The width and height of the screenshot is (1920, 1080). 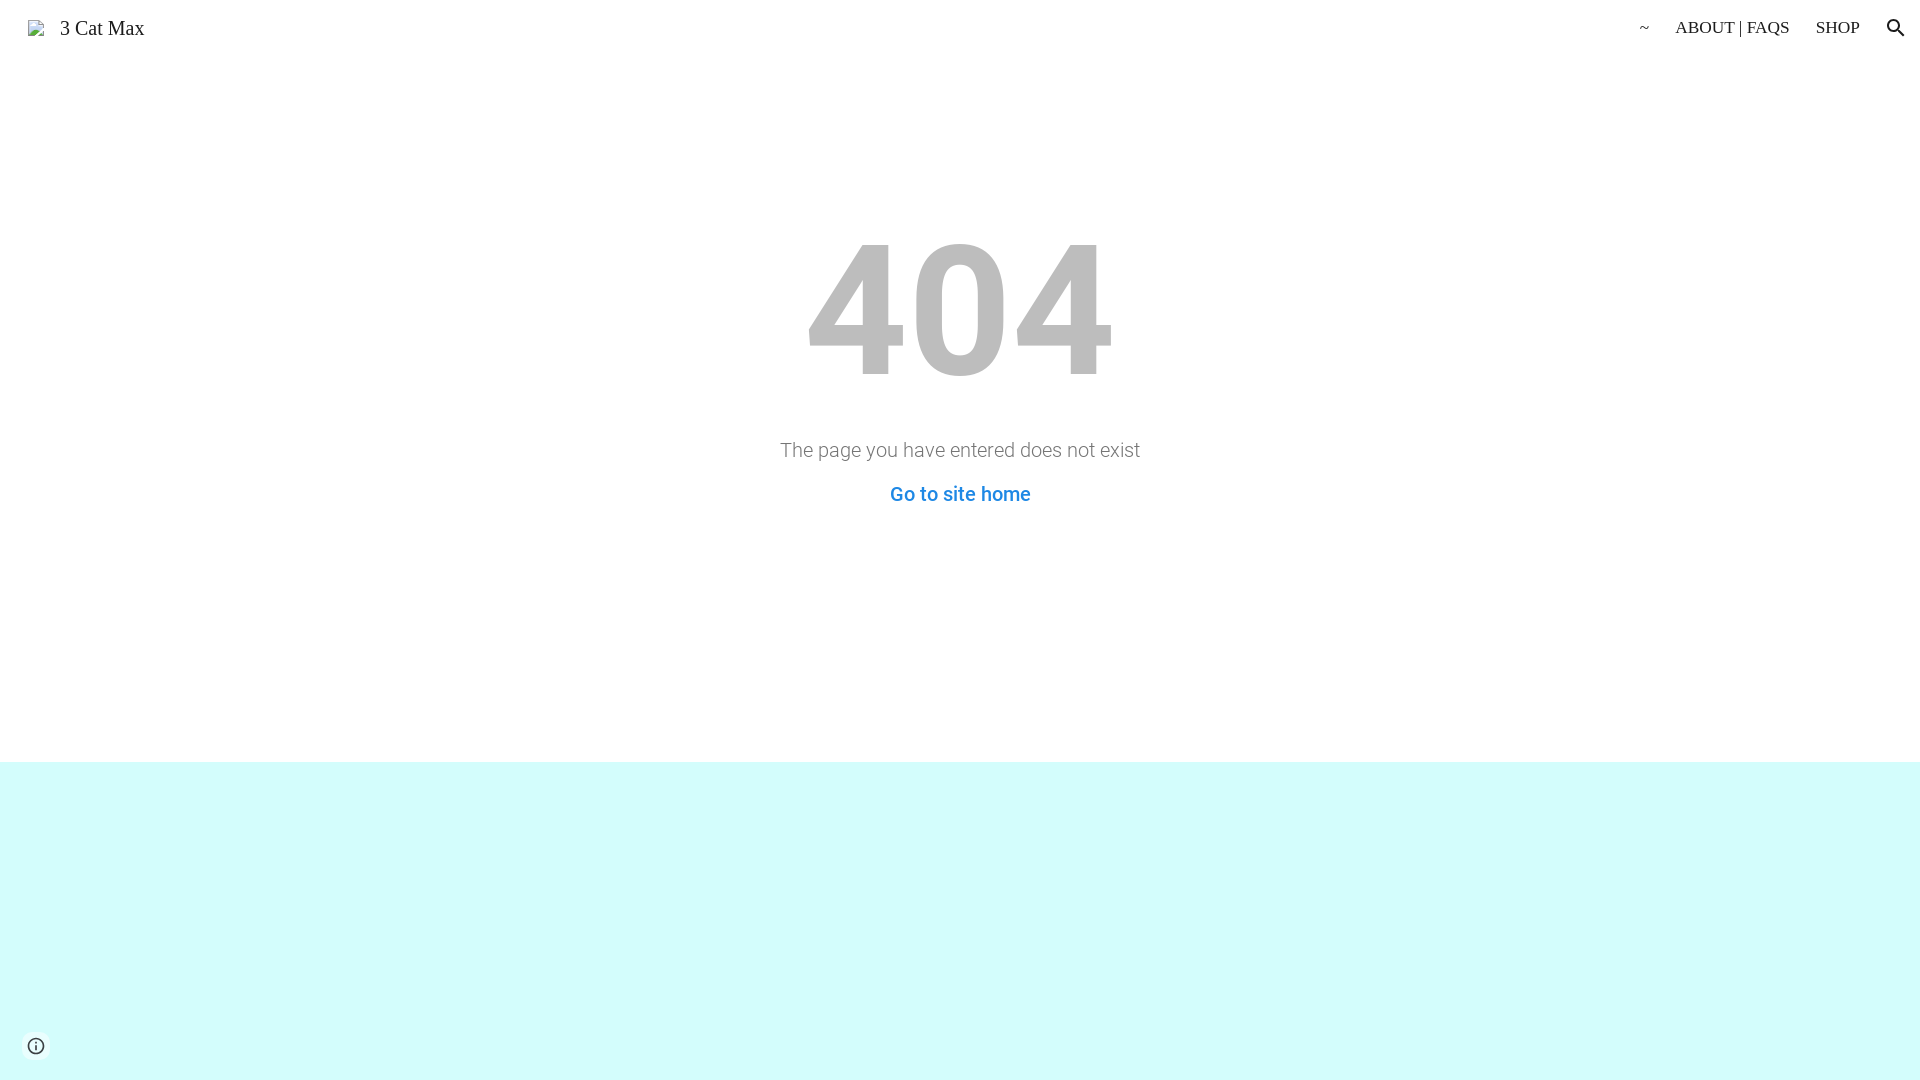 I want to click on 'SHOP', so click(x=1838, y=27).